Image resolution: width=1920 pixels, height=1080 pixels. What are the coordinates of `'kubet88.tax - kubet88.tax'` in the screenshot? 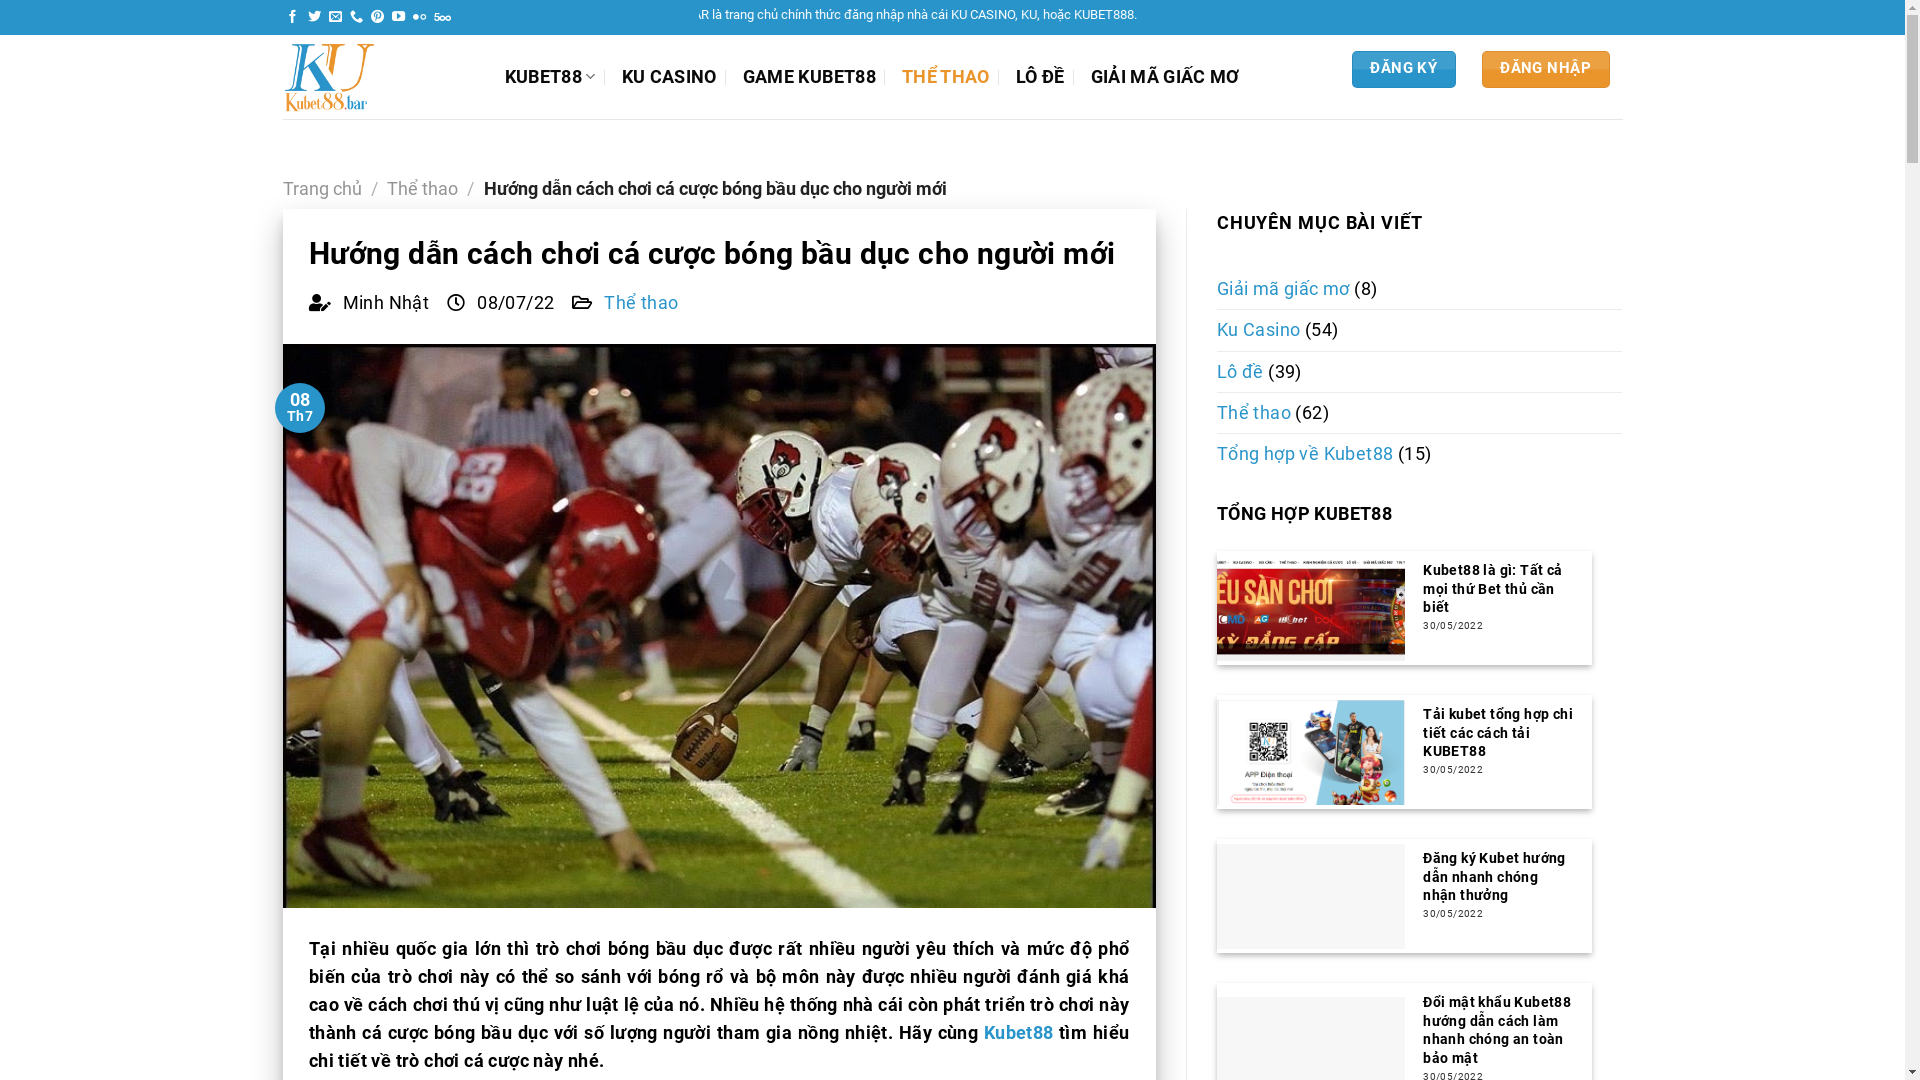 It's located at (378, 76).